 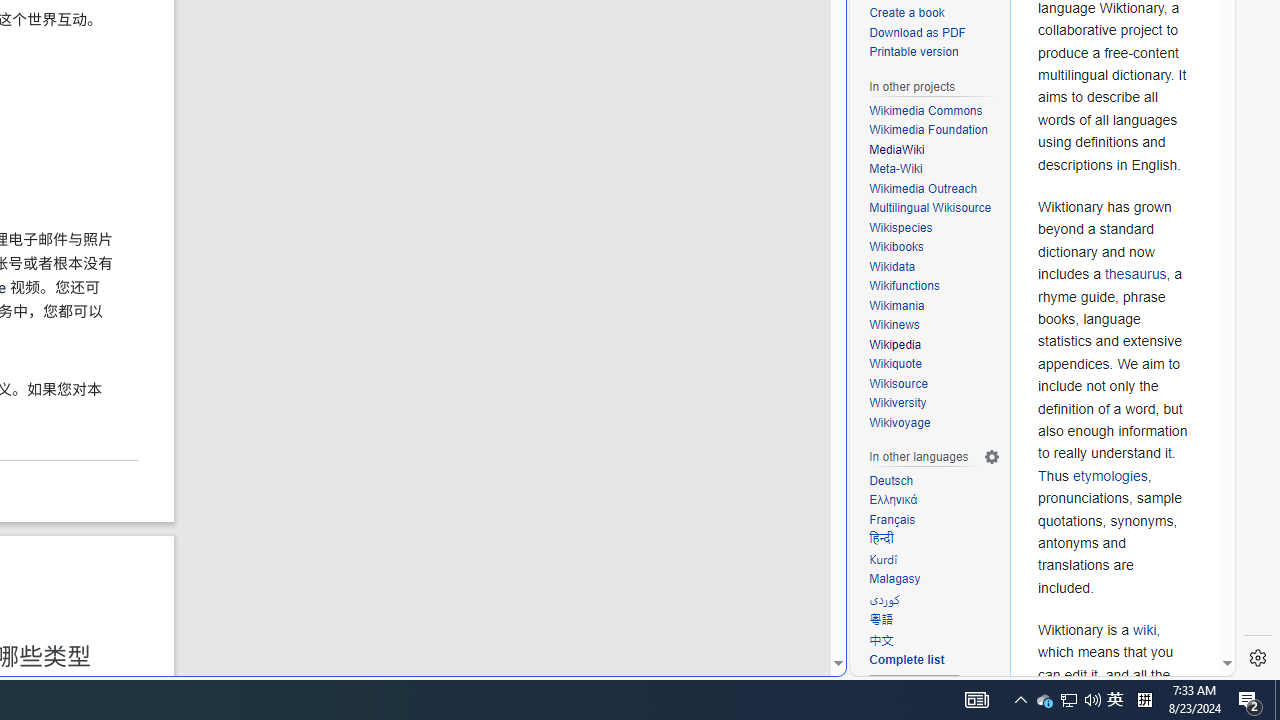 I want to click on 'Wikimedia Commons', so click(x=925, y=110).